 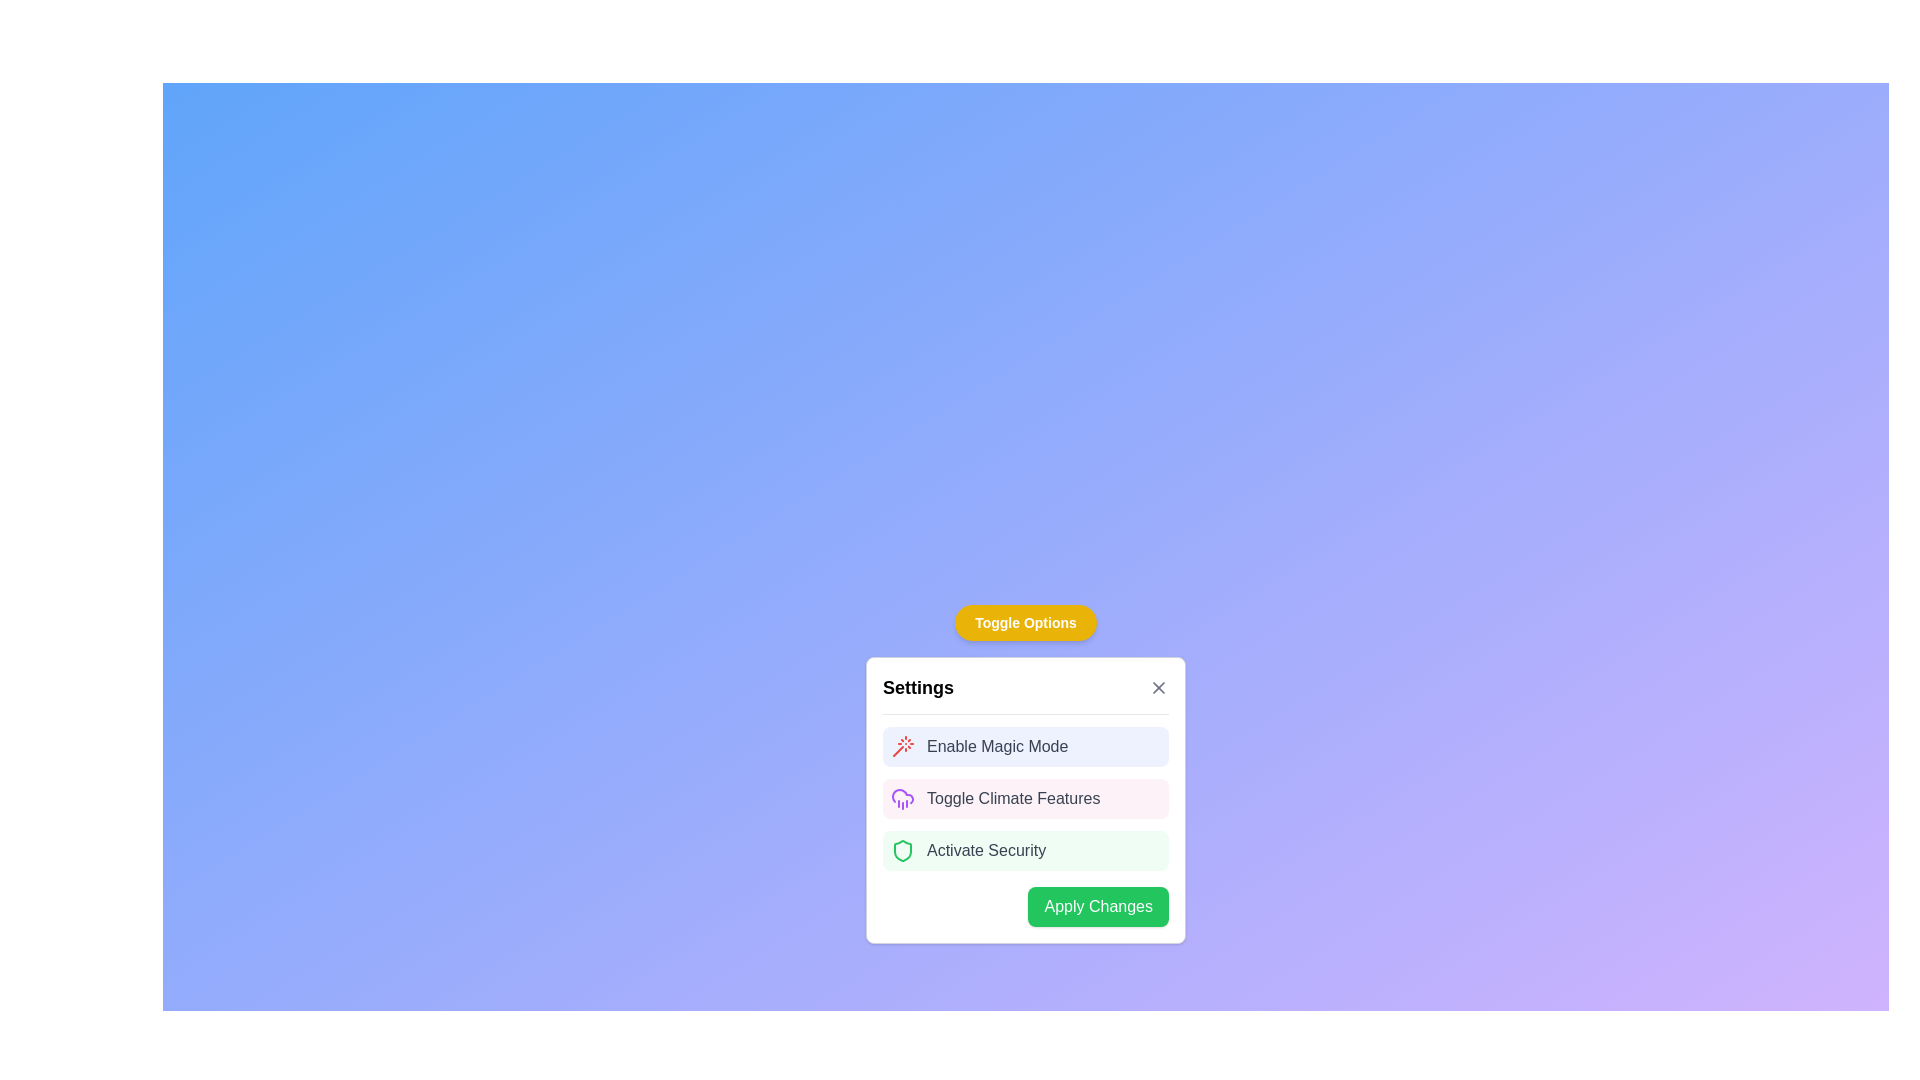 I want to click on the Close Control icon located at the top-right corner of the settings panel, so click(x=1158, y=686).